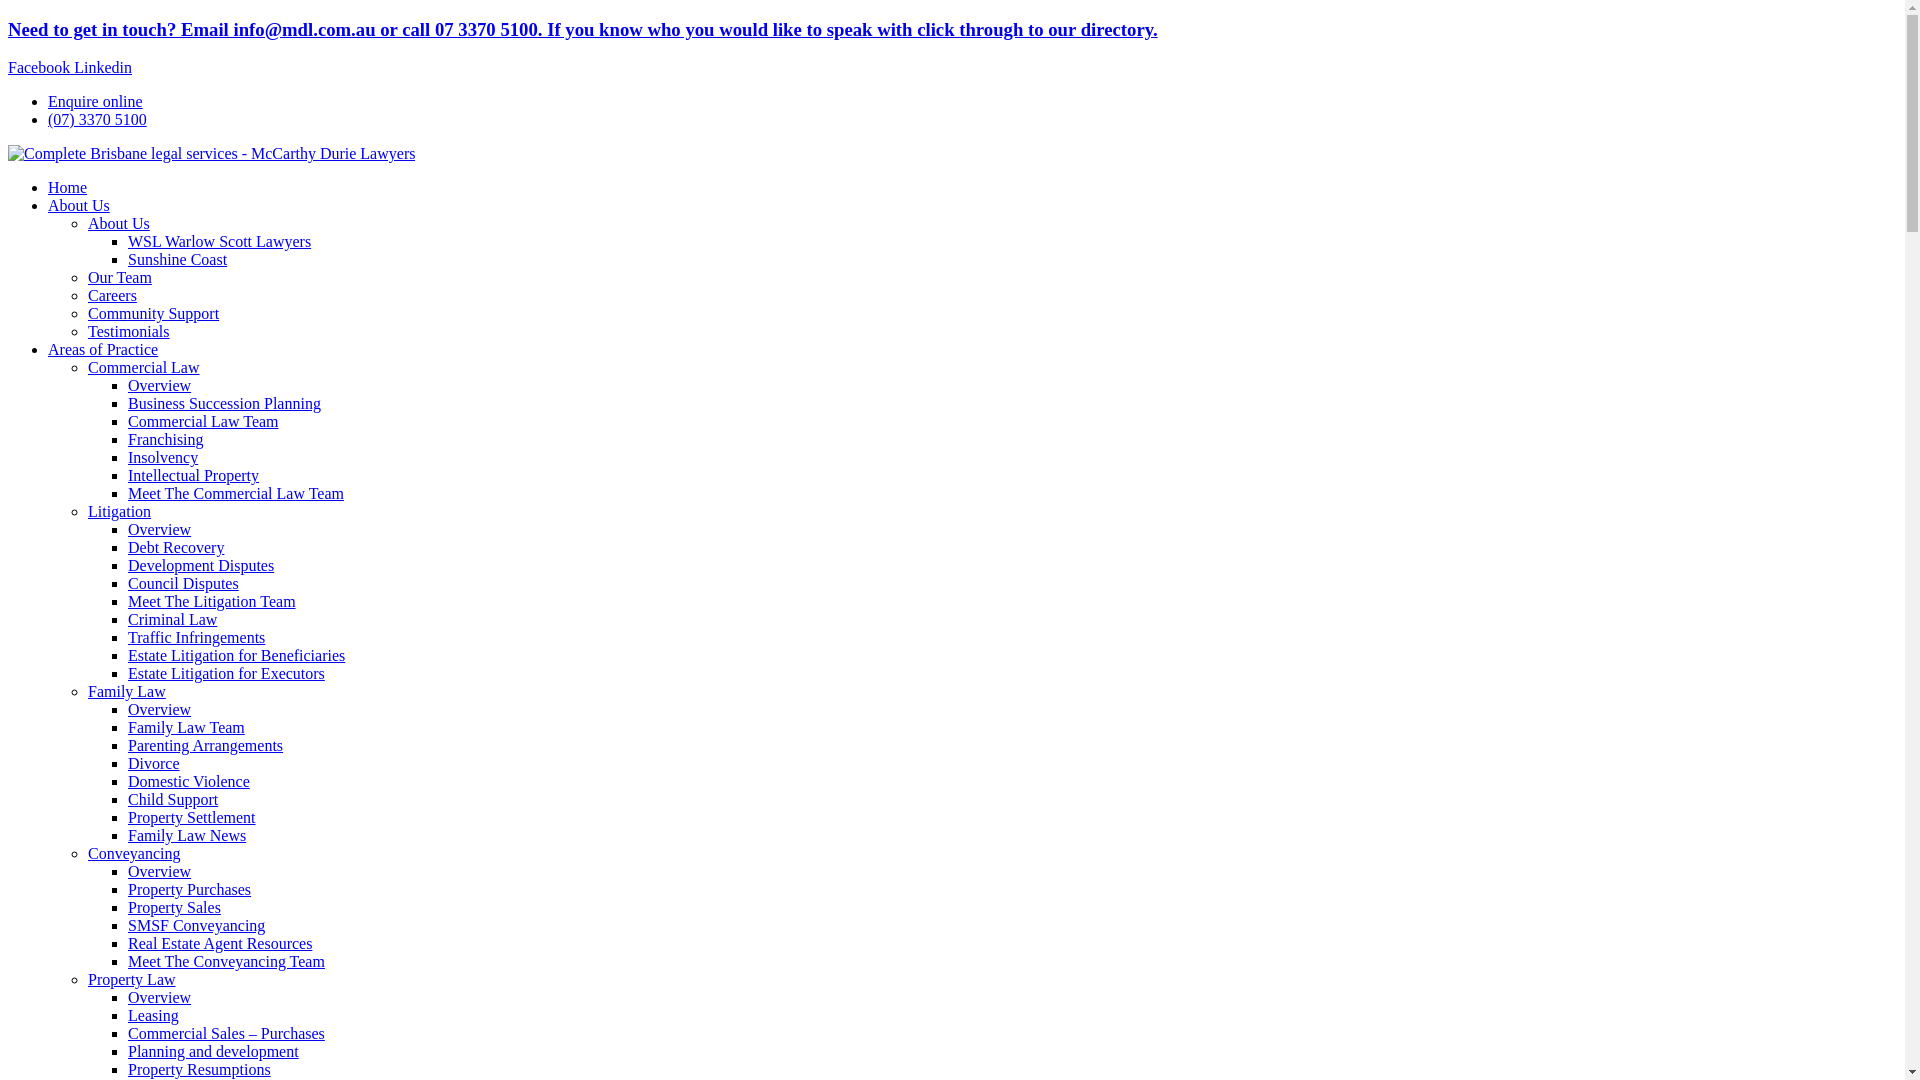 Image resolution: width=1920 pixels, height=1080 pixels. What do you see at coordinates (188, 780) in the screenshot?
I see `'Domestic Violence'` at bounding box center [188, 780].